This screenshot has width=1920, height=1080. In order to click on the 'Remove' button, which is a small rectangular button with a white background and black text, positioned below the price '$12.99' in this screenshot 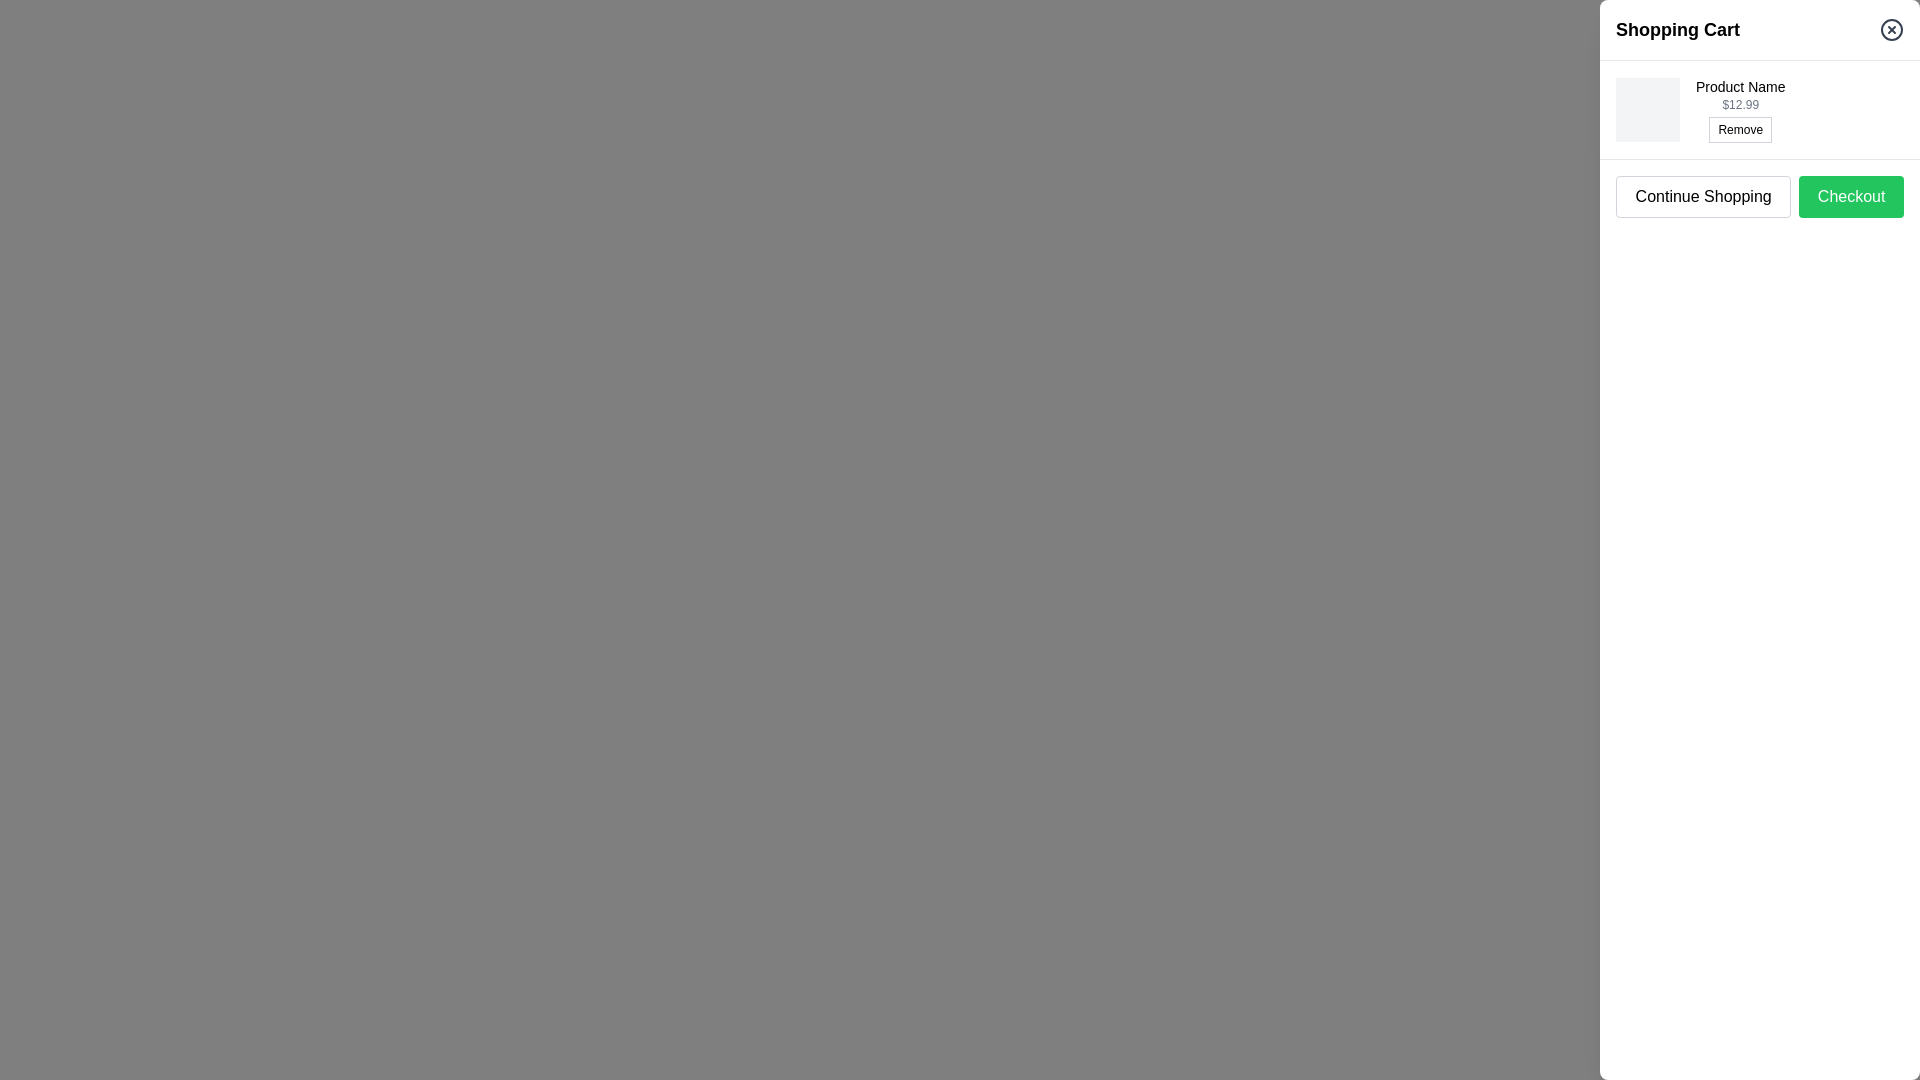, I will do `click(1739, 130)`.